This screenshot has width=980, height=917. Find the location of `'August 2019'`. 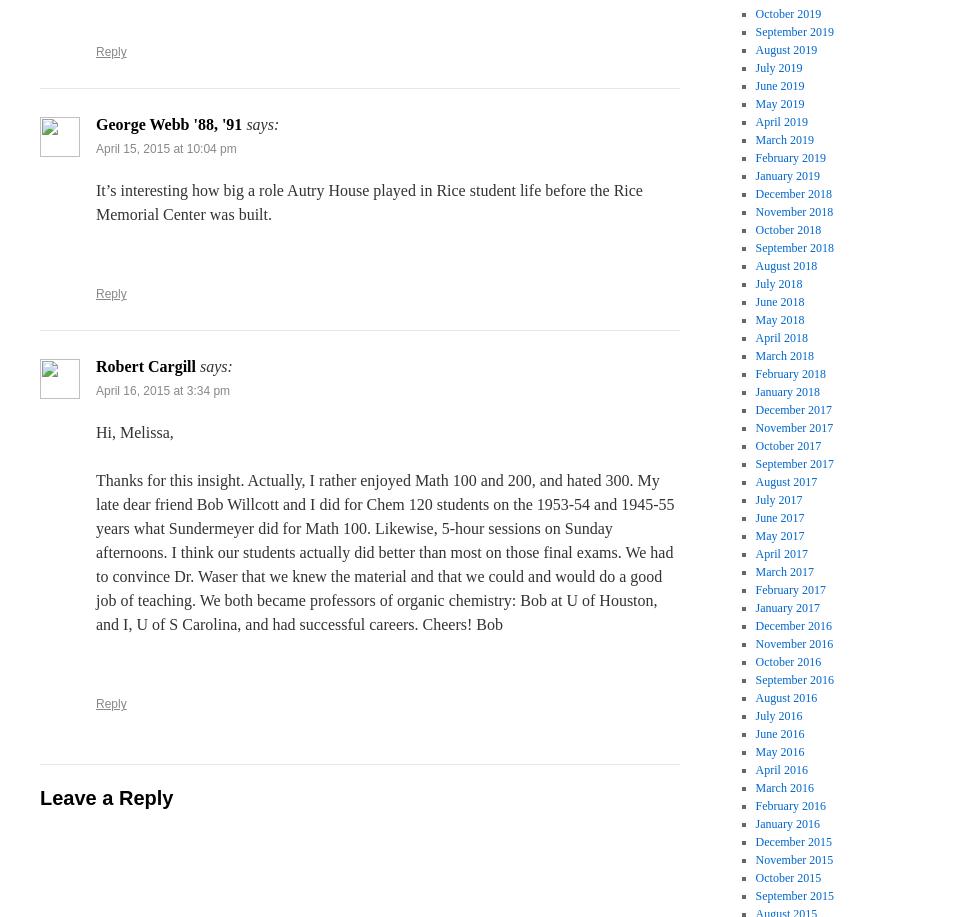

'August 2019' is located at coordinates (785, 49).